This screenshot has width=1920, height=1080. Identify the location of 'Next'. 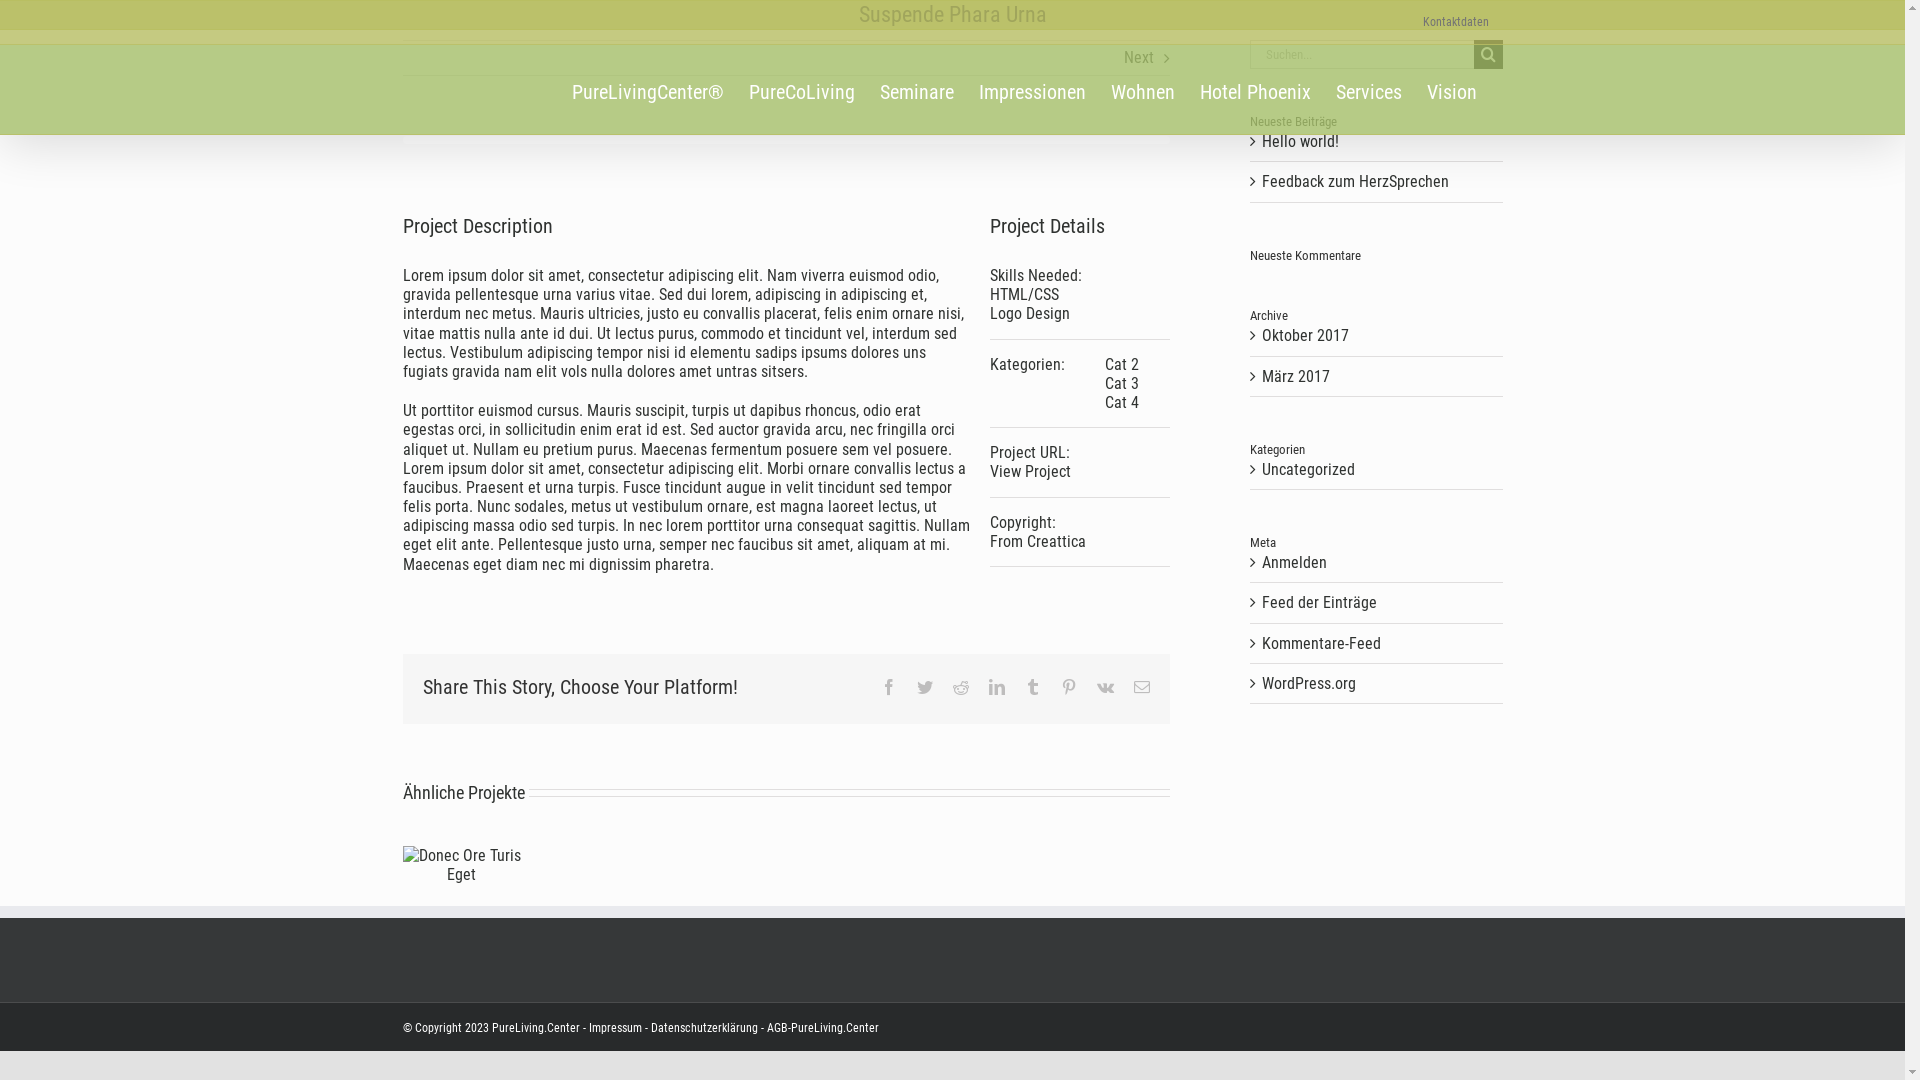
(1138, 56).